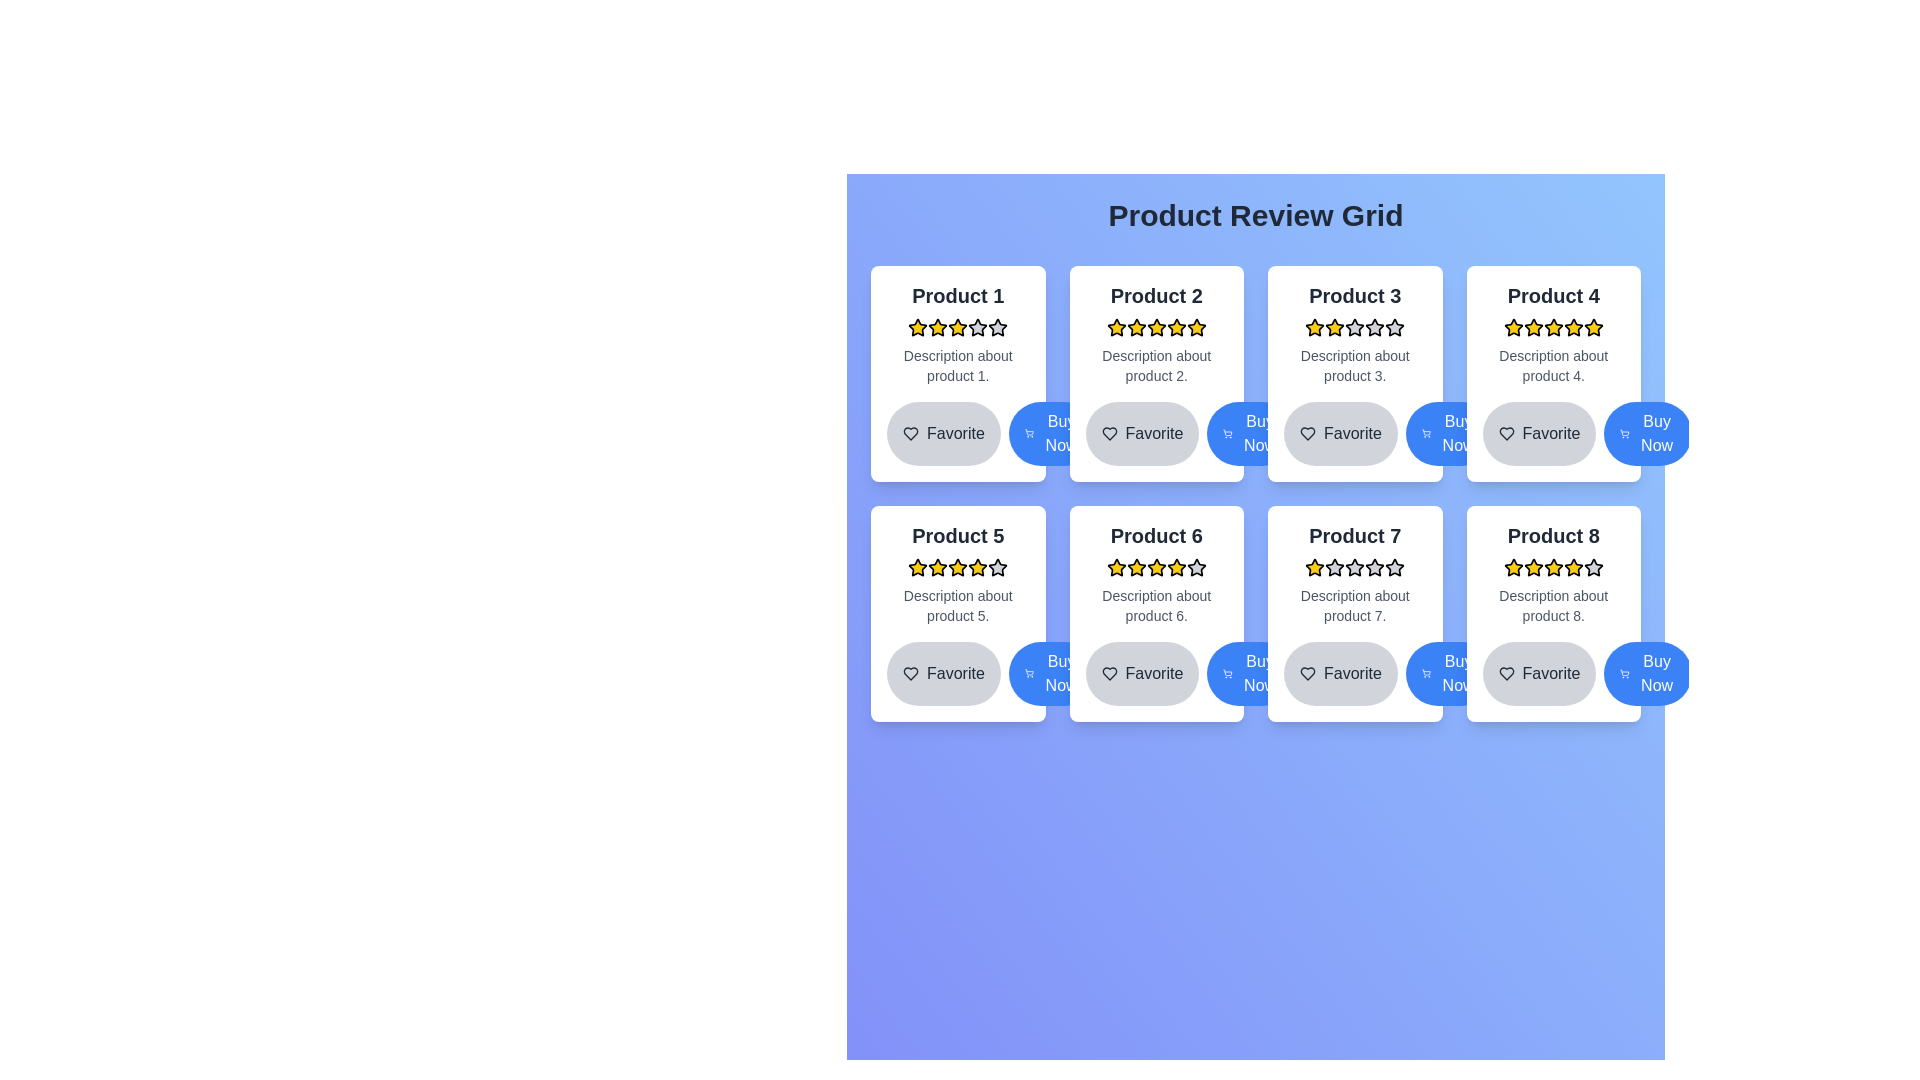 The image size is (1920, 1080). I want to click on the gray unfilled star icon representing the rating for 'Product 8' in the second row of the grid to rate the product, so click(1592, 567).